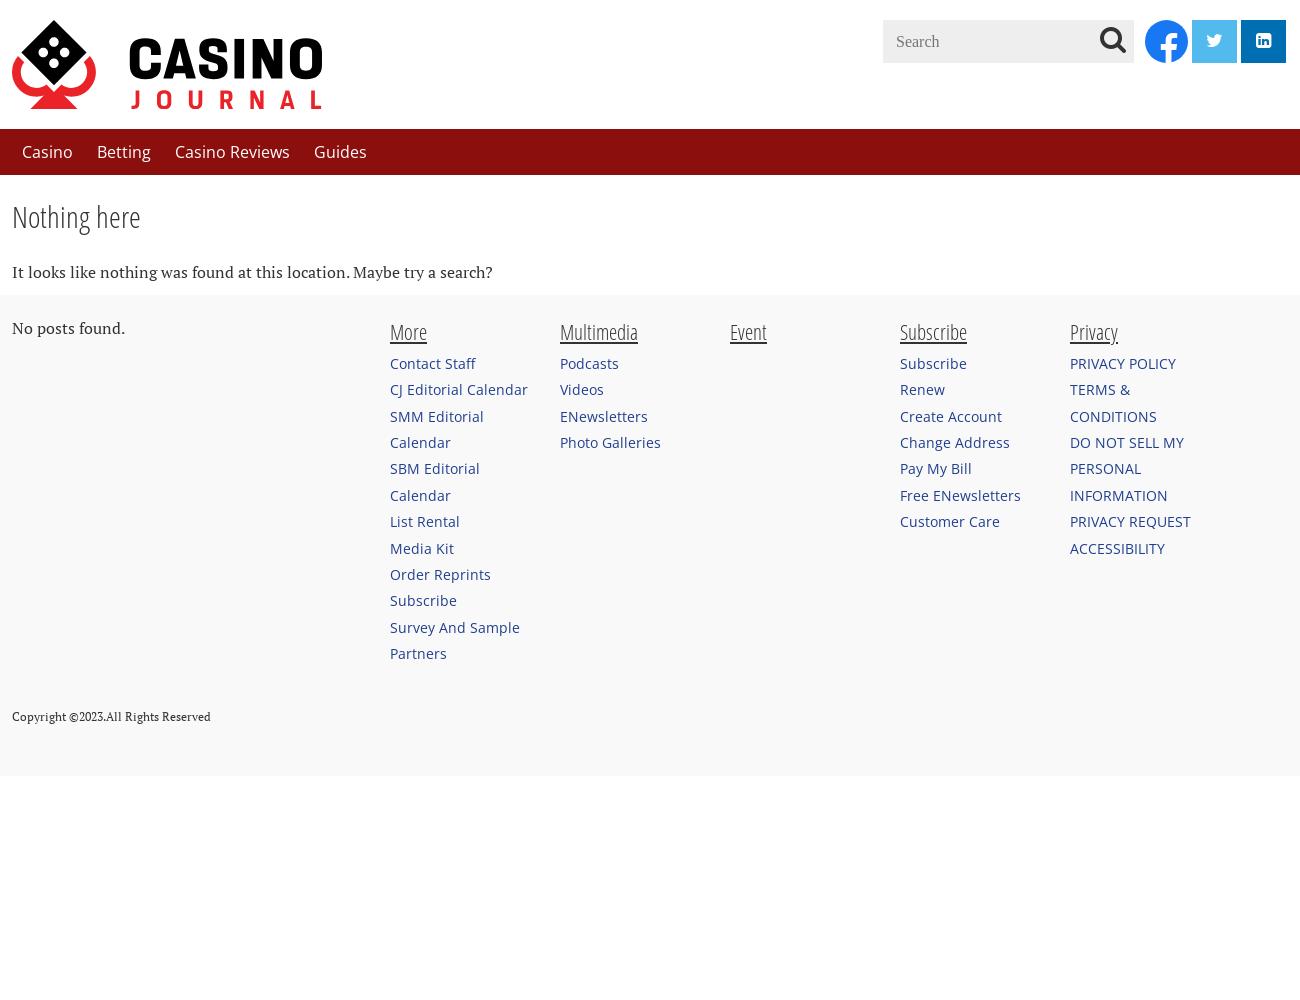 The width and height of the screenshot is (1300, 1000). I want to click on 'Photo Galleries', so click(610, 441).